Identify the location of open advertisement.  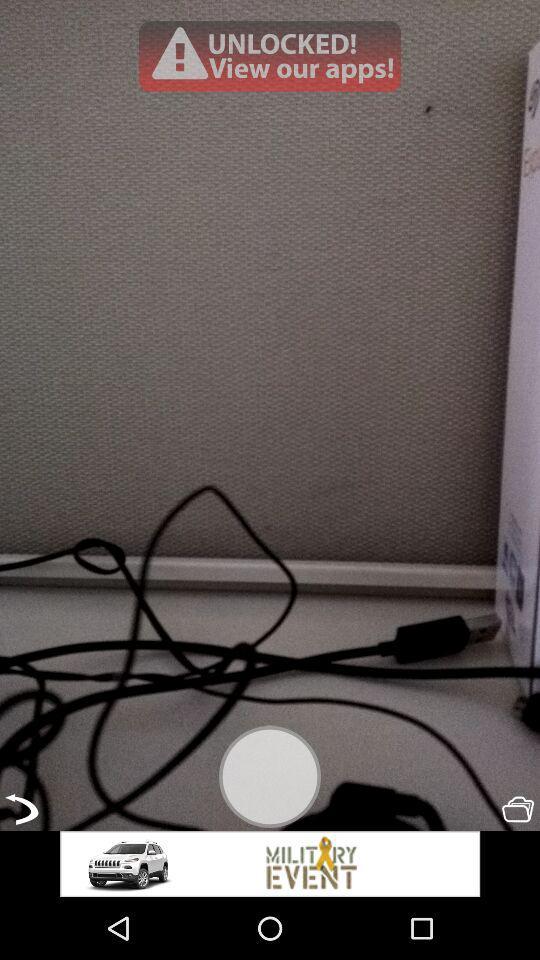
(270, 55).